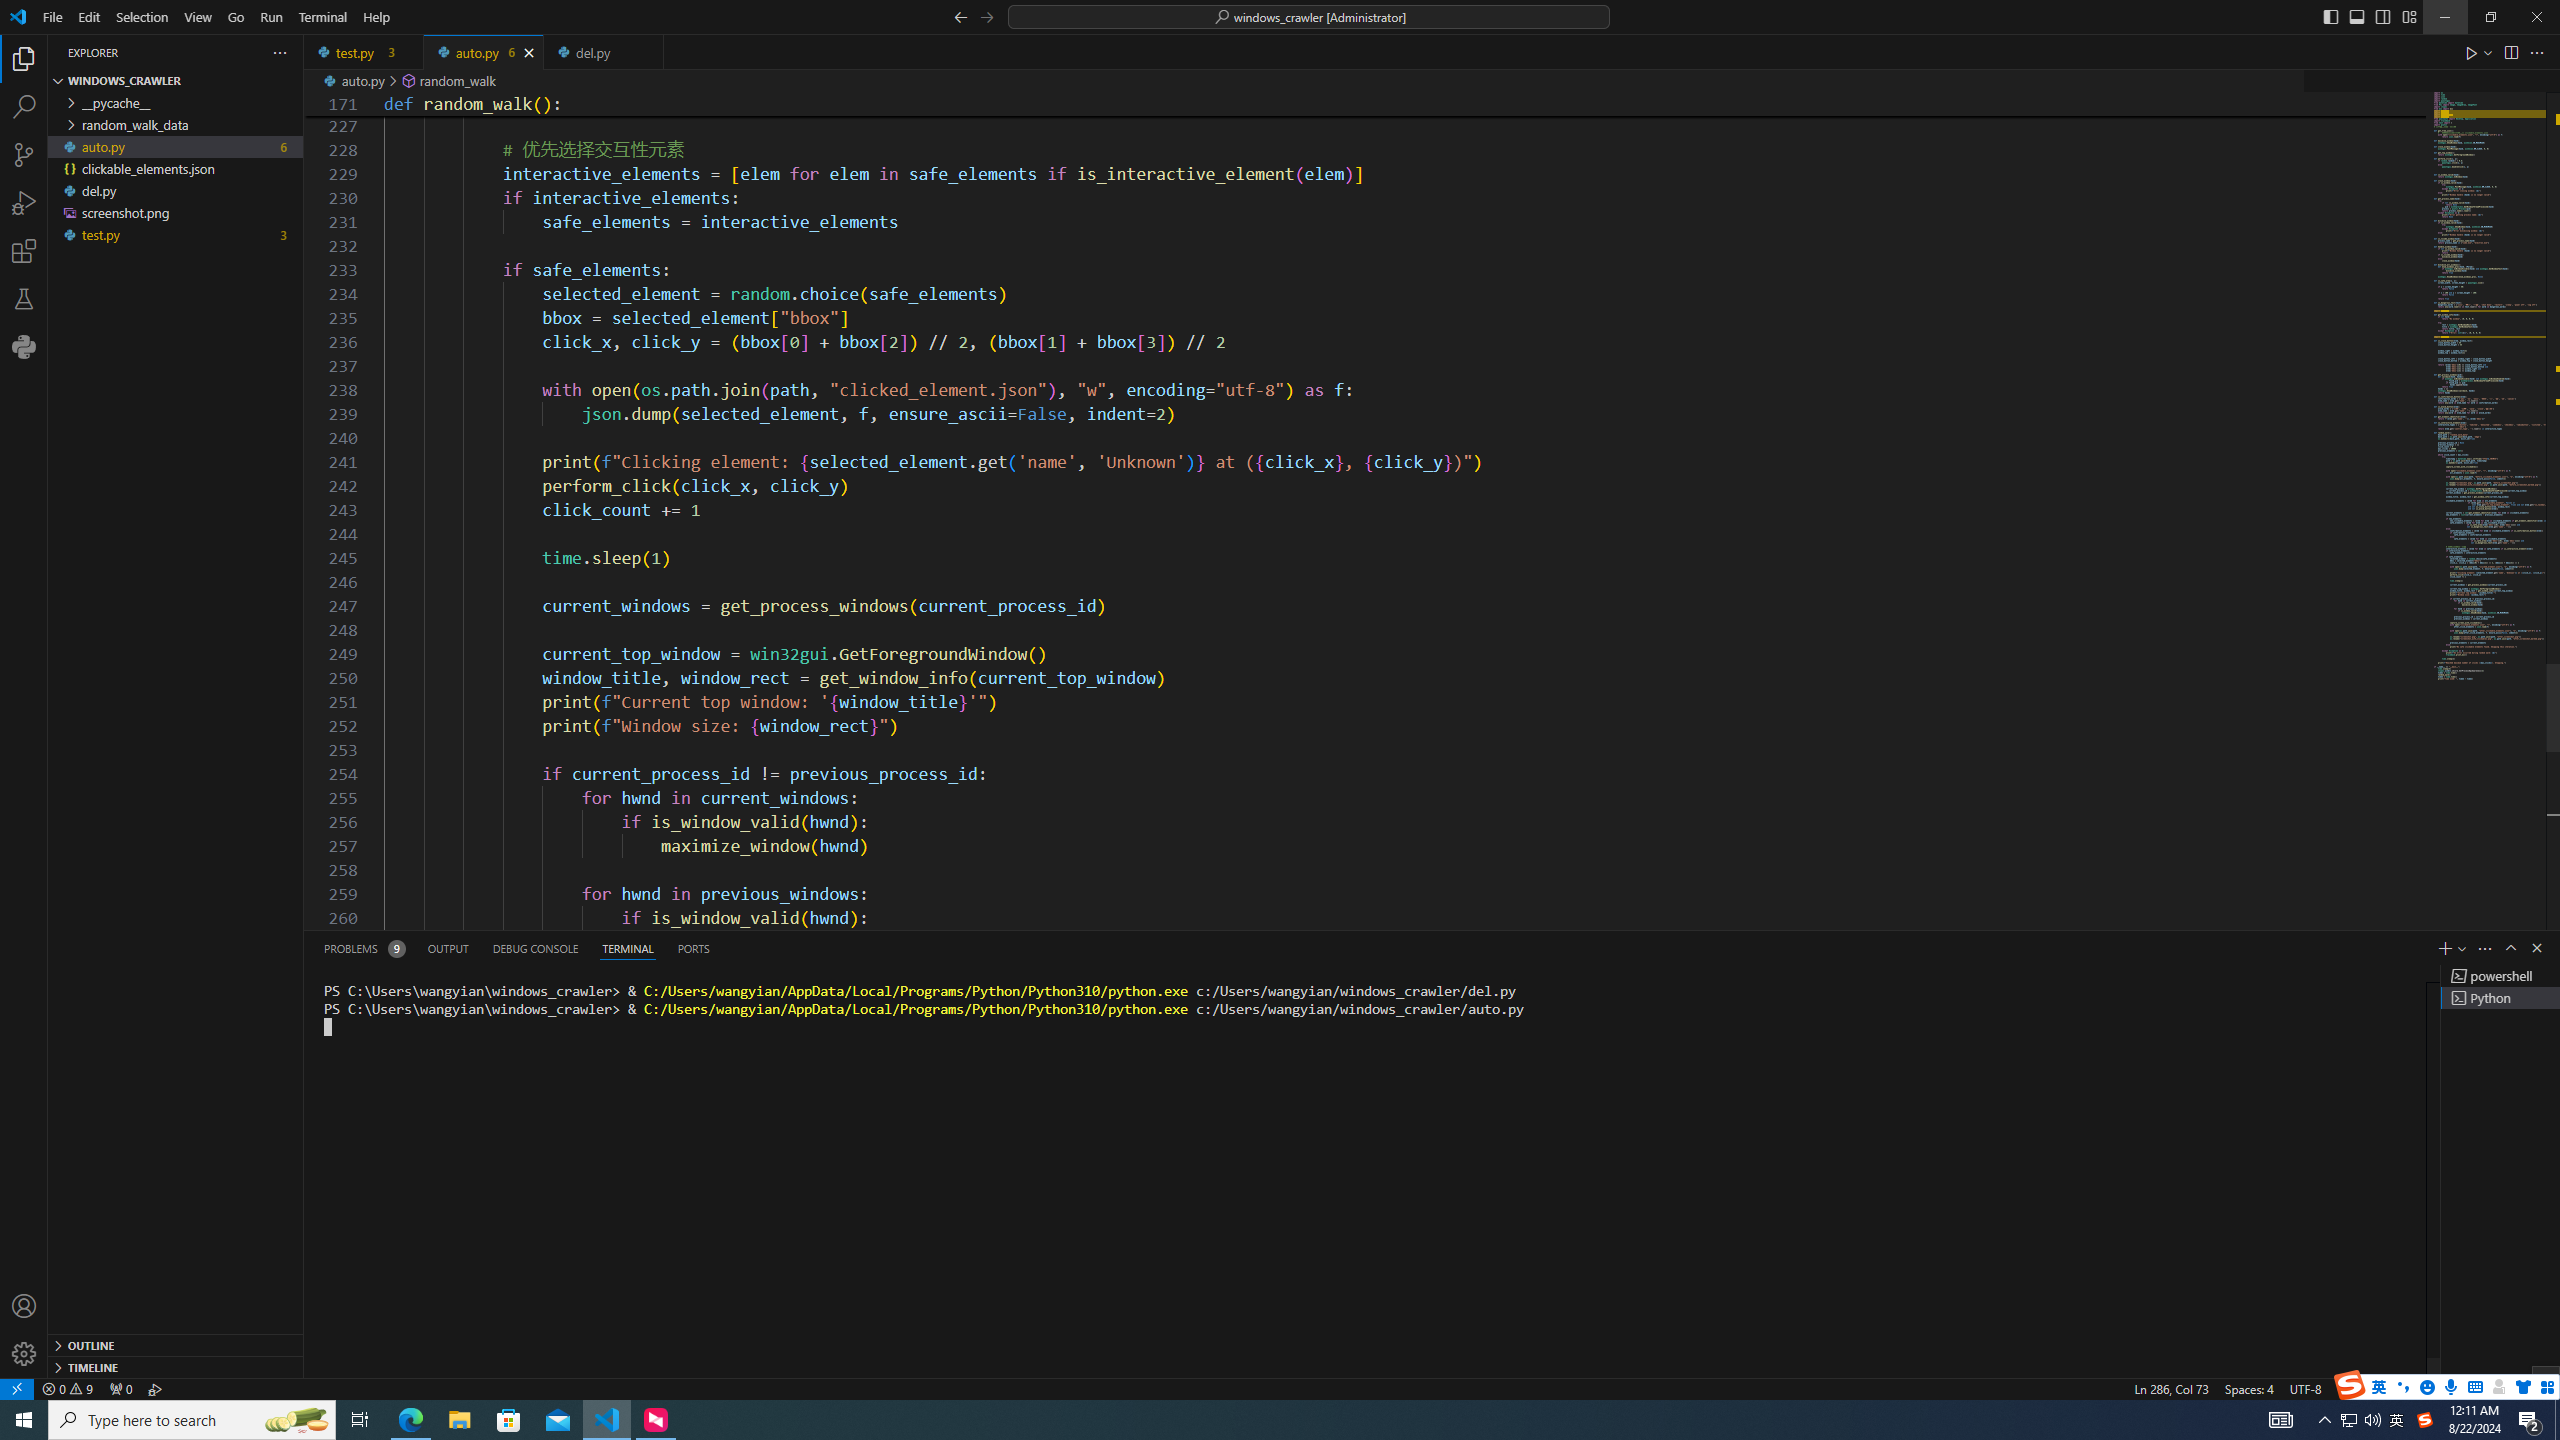 The image size is (2560, 1440). I want to click on 'test.py', so click(363, 51).